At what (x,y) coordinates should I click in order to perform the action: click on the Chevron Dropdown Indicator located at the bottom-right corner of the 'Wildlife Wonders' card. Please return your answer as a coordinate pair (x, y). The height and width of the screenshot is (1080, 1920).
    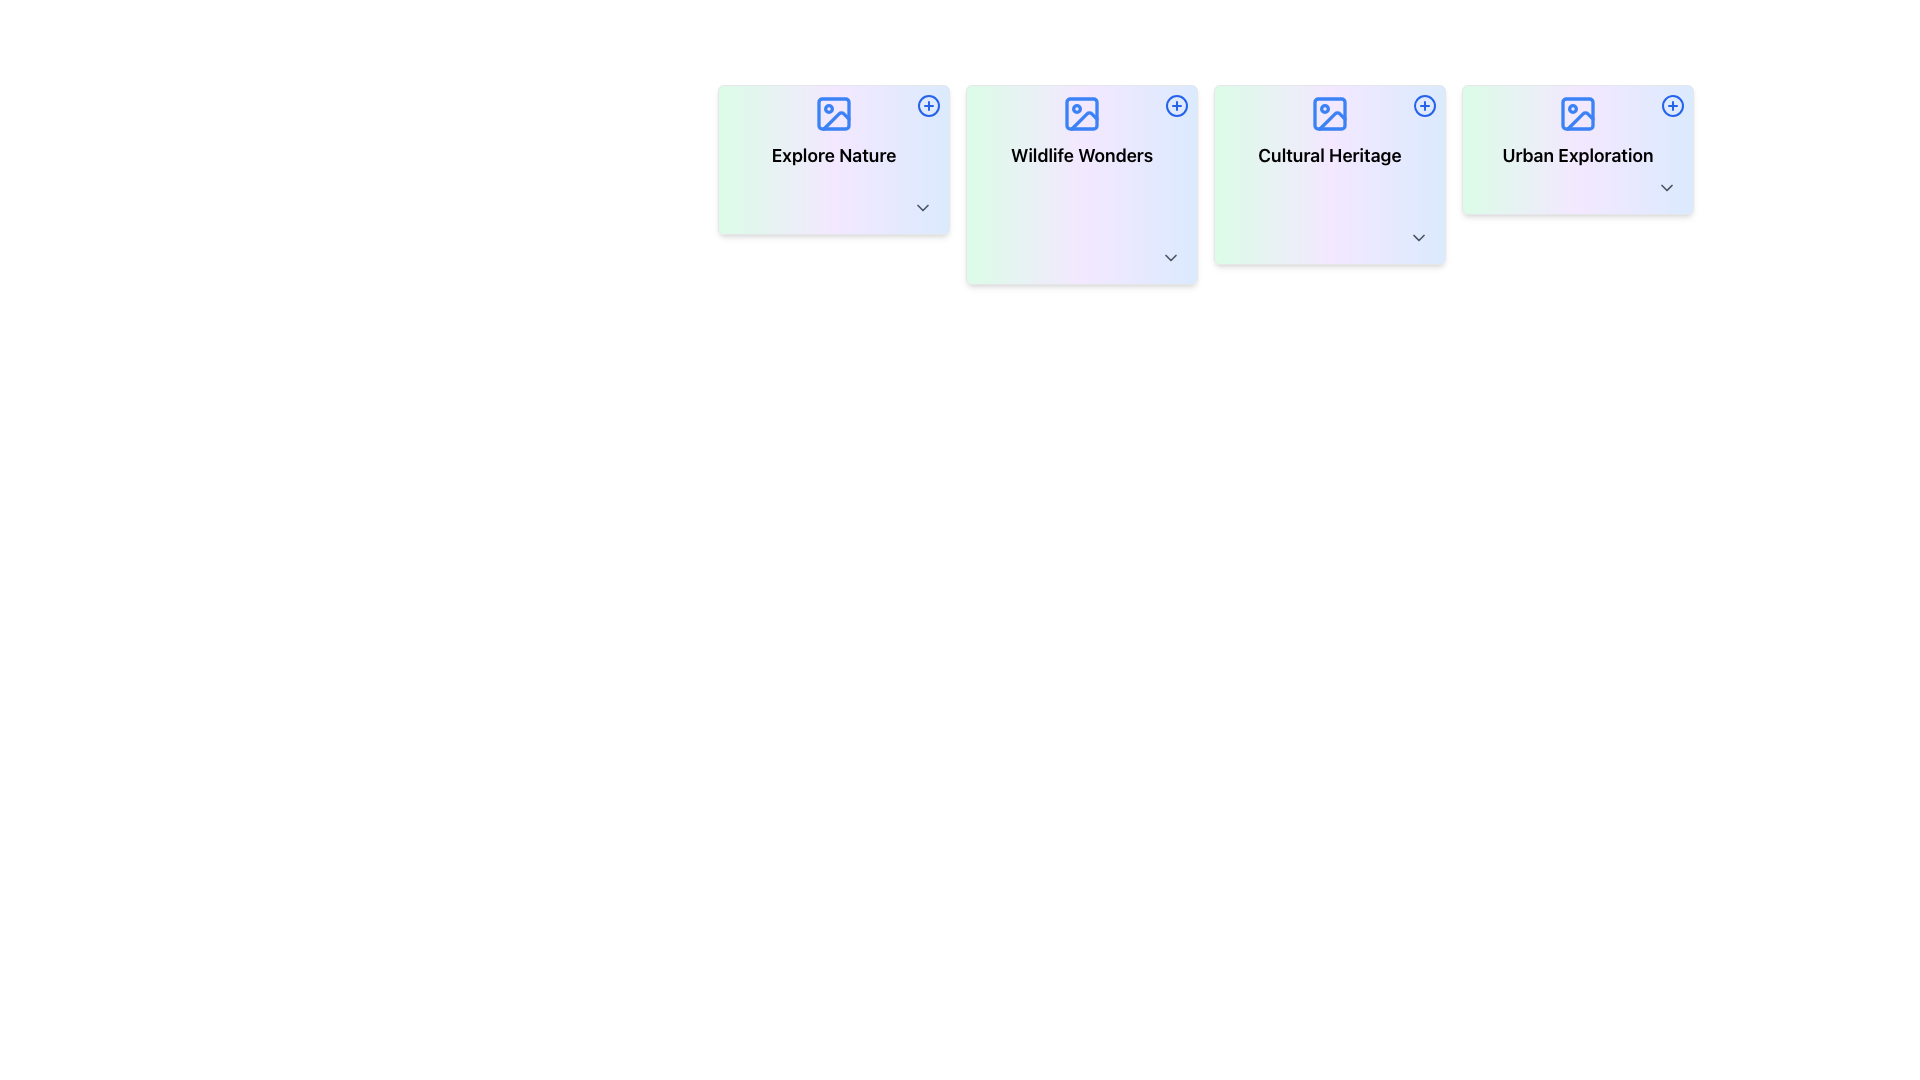
    Looking at the image, I should click on (1171, 257).